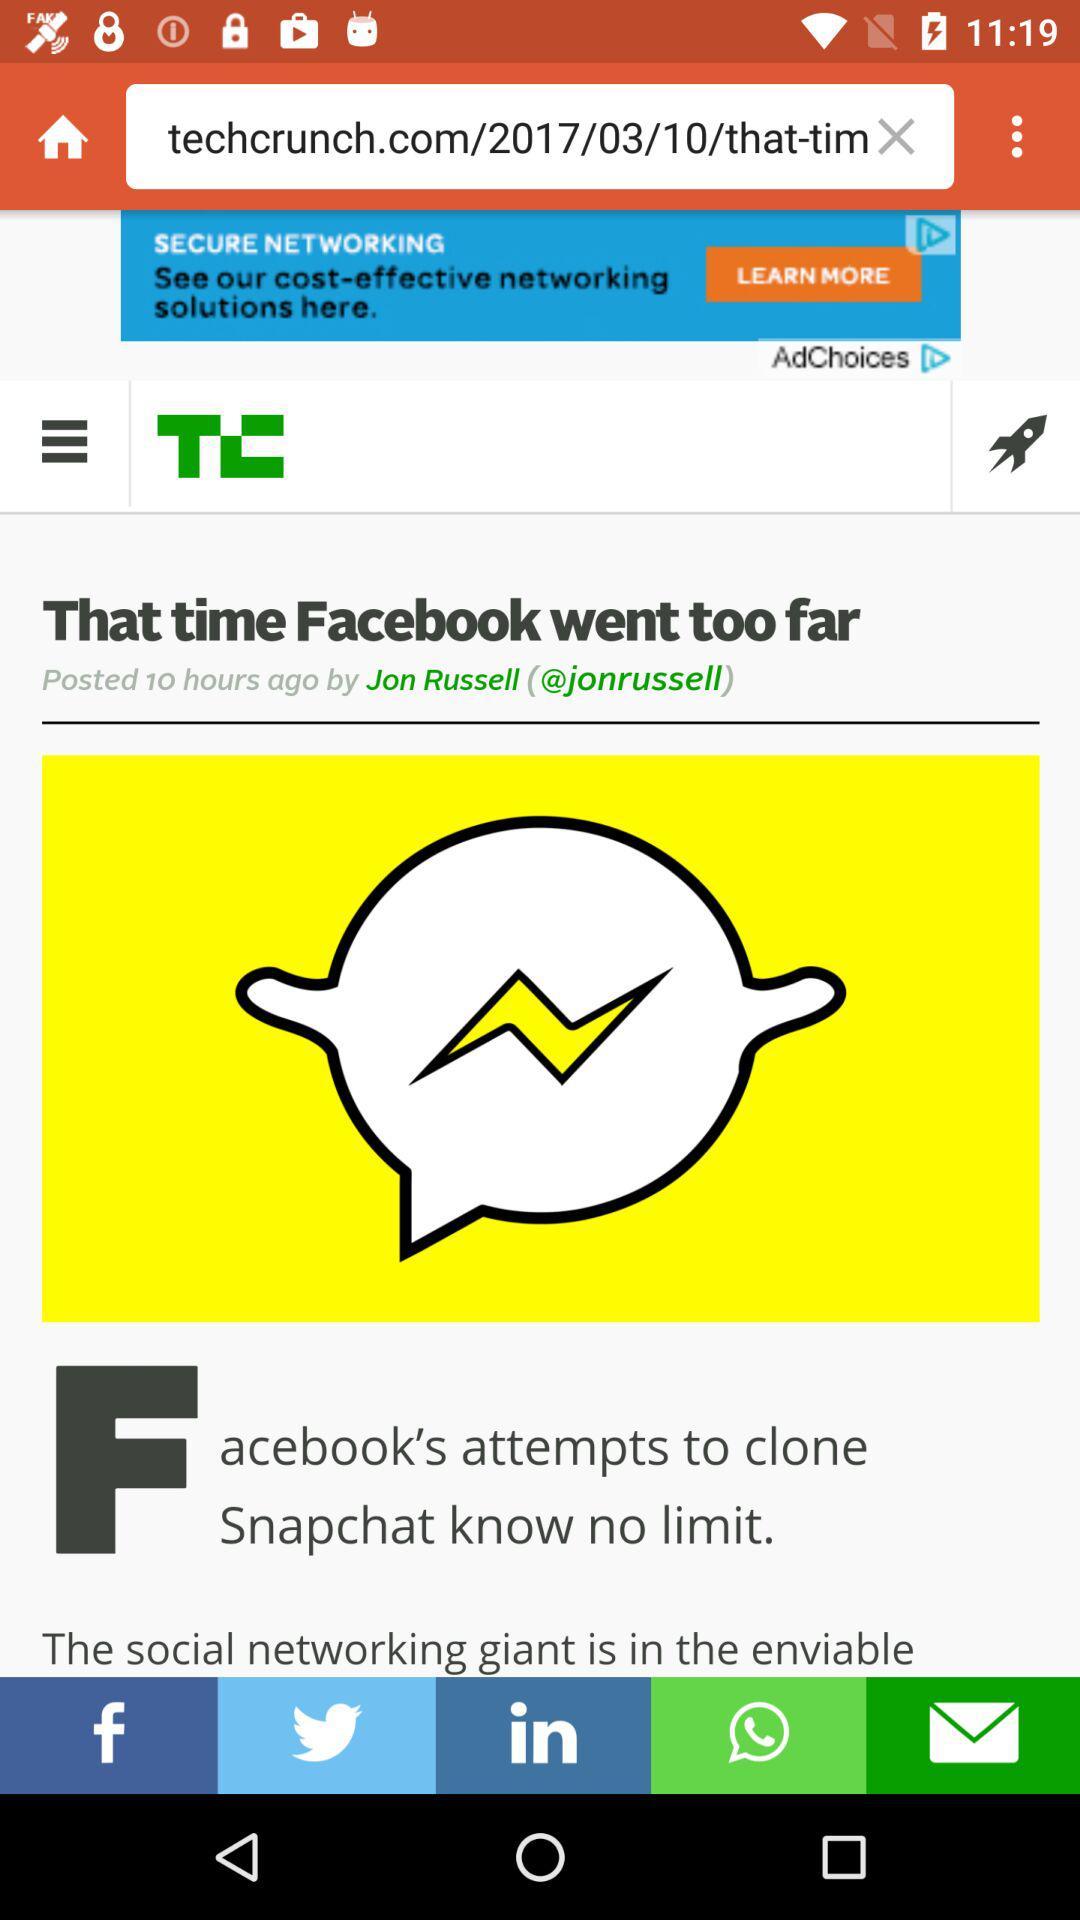 The height and width of the screenshot is (1920, 1080). I want to click on go home menu, so click(61, 135).